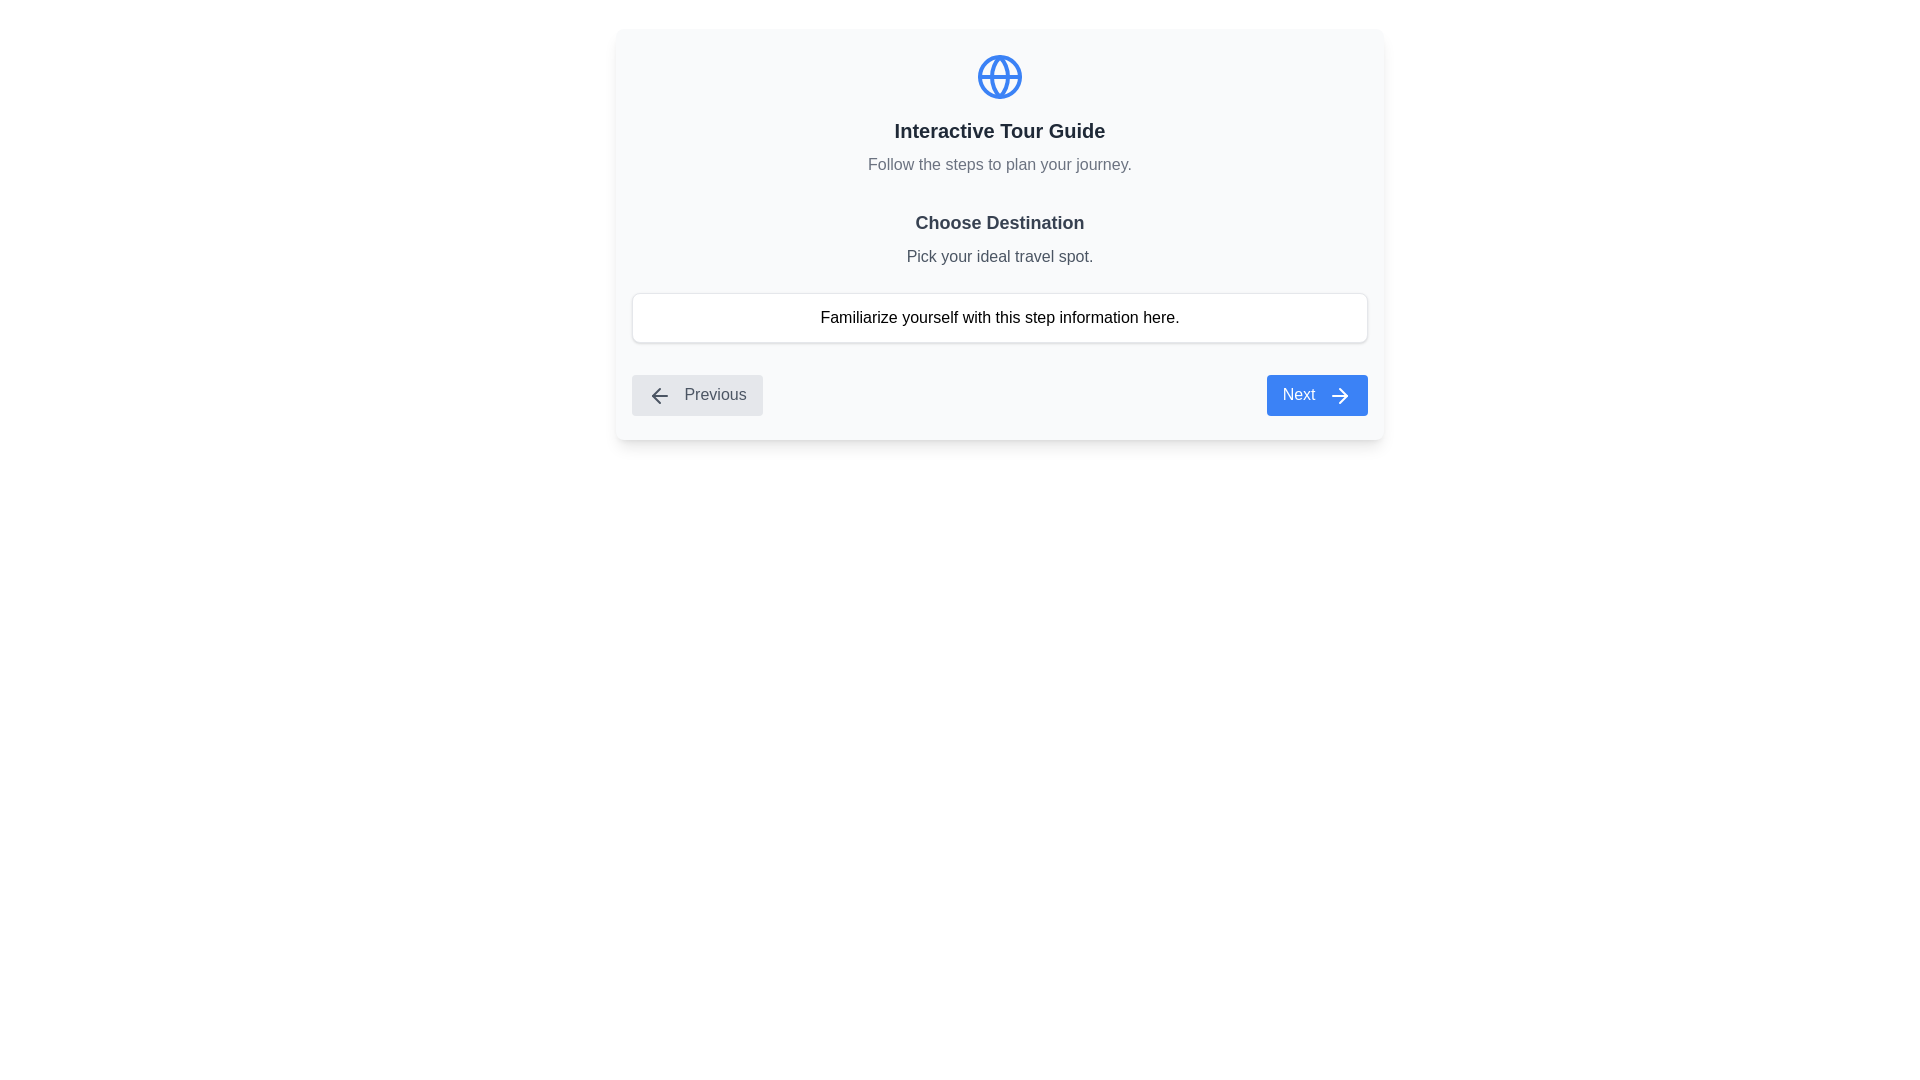 Image resolution: width=1920 pixels, height=1080 pixels. What do you see at coordinates (999, 256) in the screenshot?
I see `the text label that says 'Pick your ideal travel spot.', which is centered below the heading 'Choose Destination'` at bounding box center [999, 256].